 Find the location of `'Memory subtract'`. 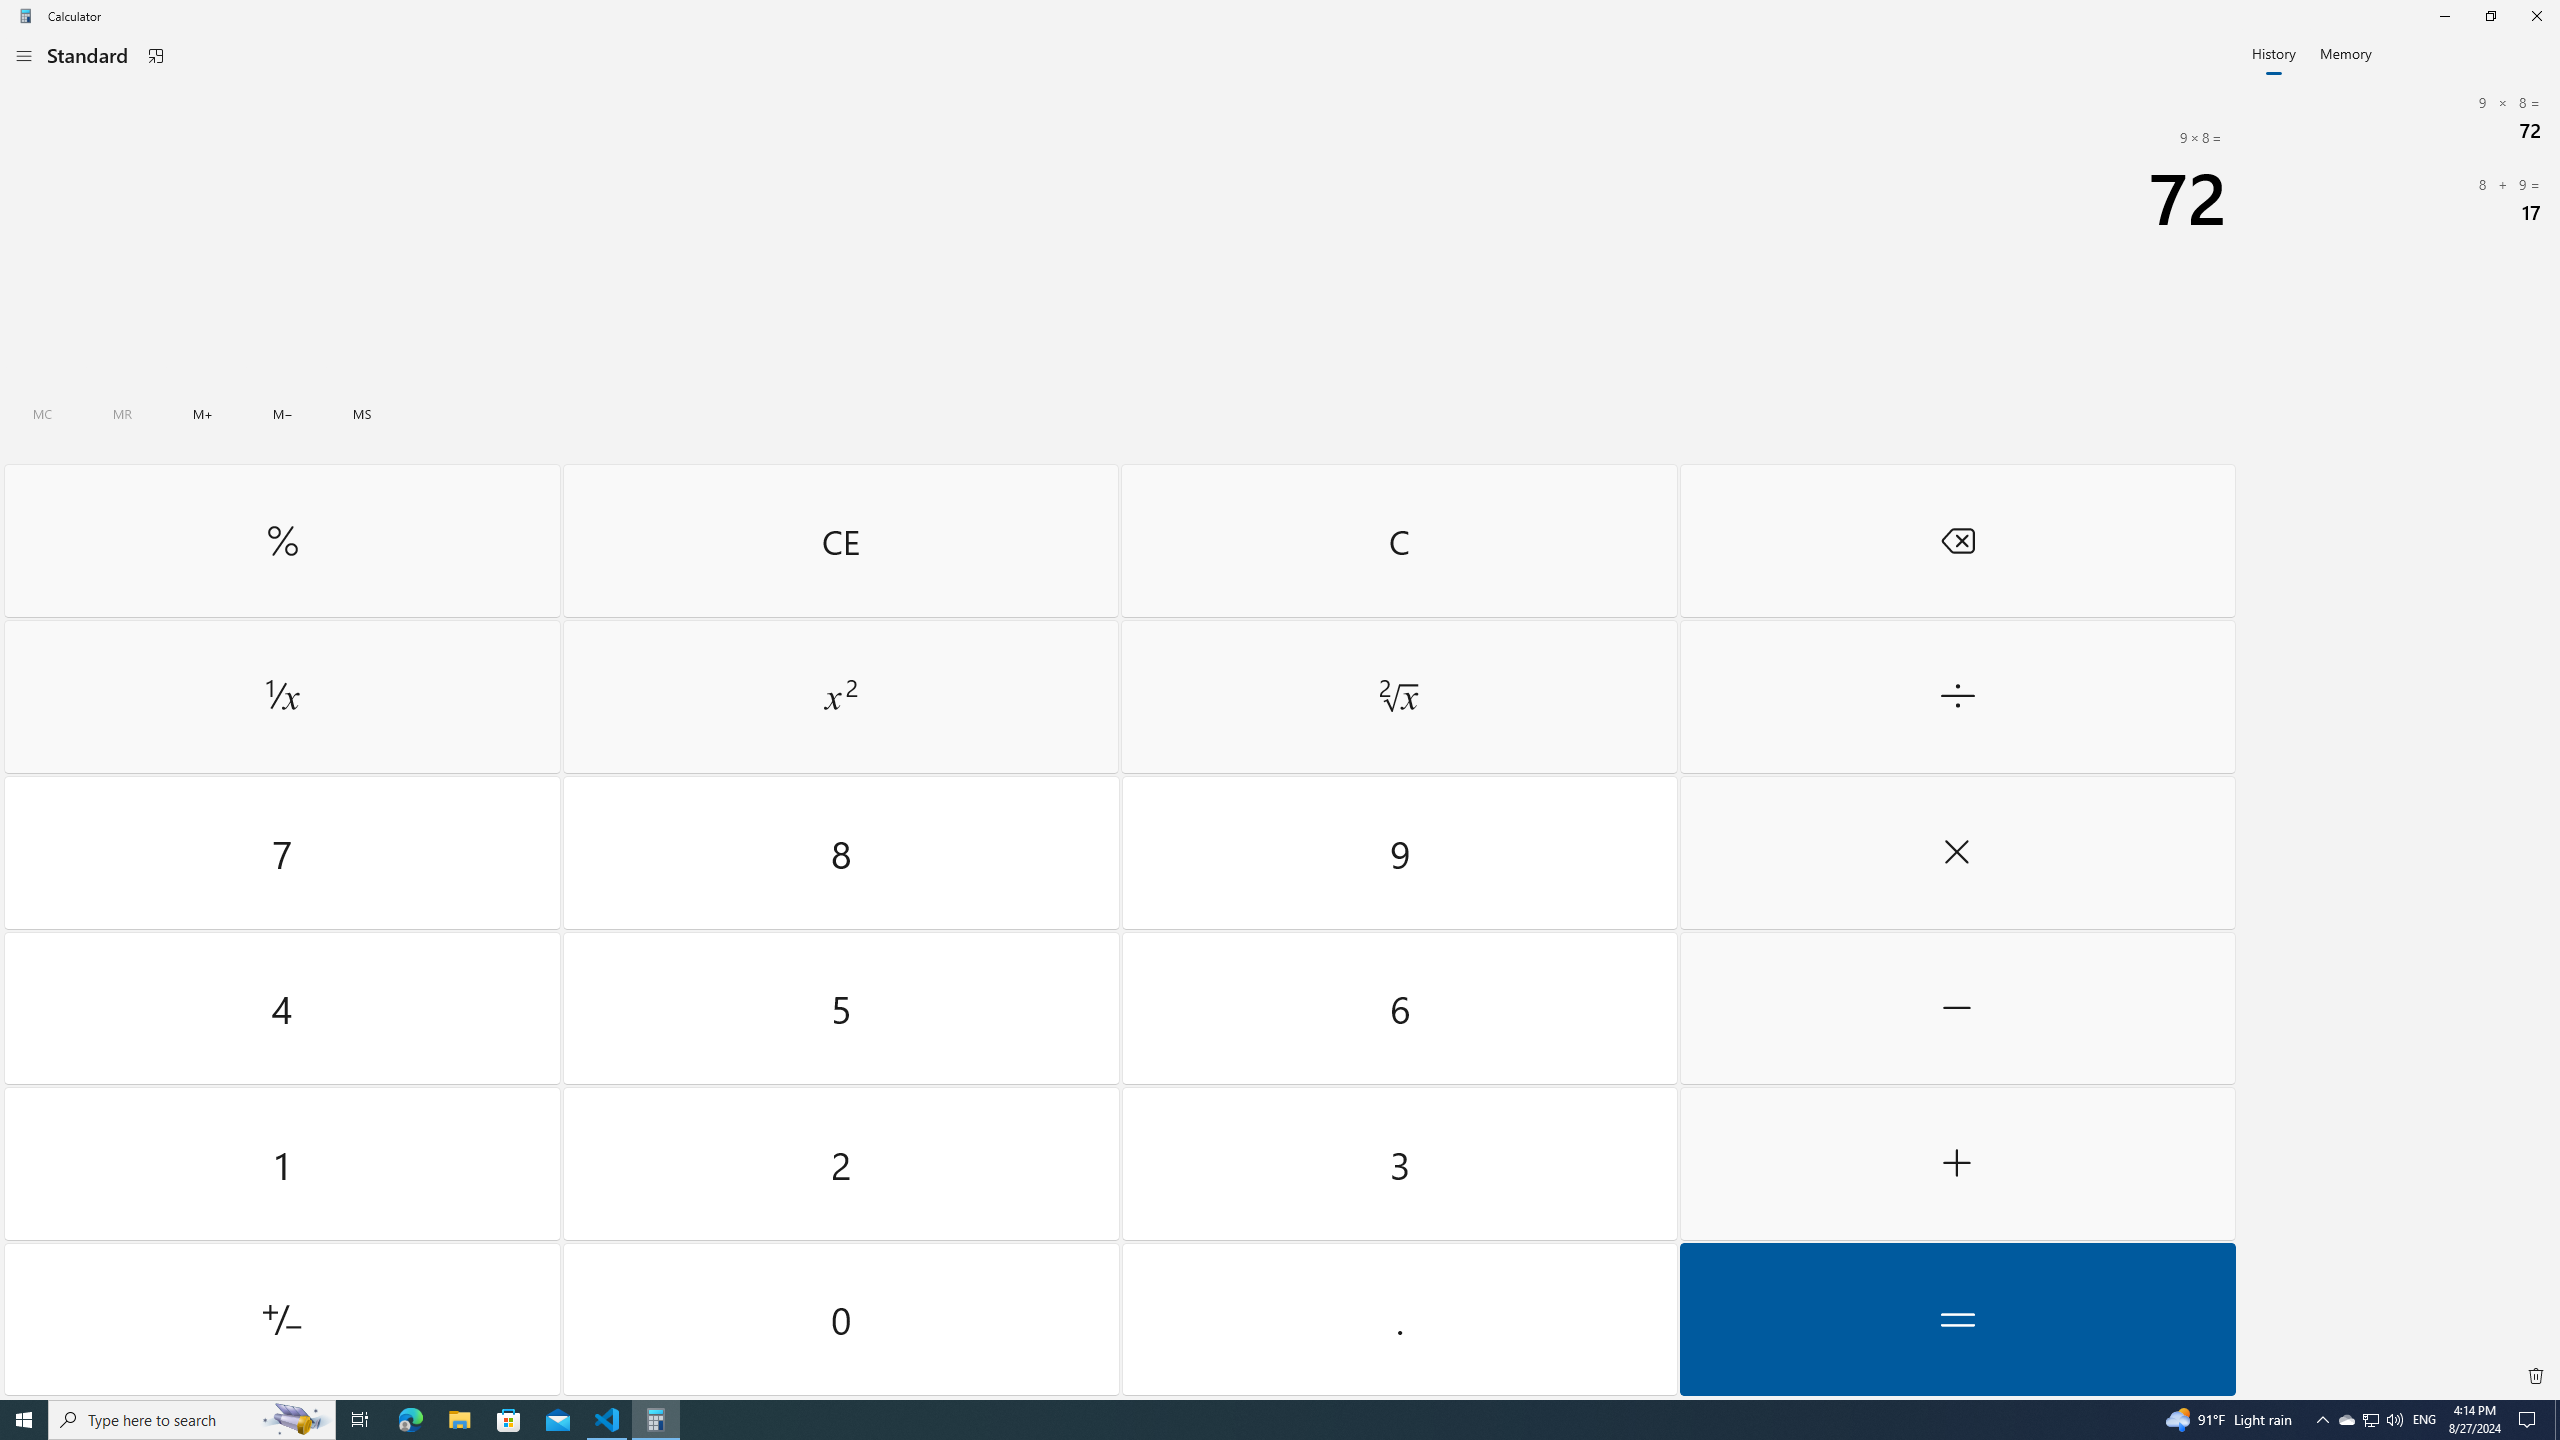

'Memory subtract' is located at coordinates (281, 413).